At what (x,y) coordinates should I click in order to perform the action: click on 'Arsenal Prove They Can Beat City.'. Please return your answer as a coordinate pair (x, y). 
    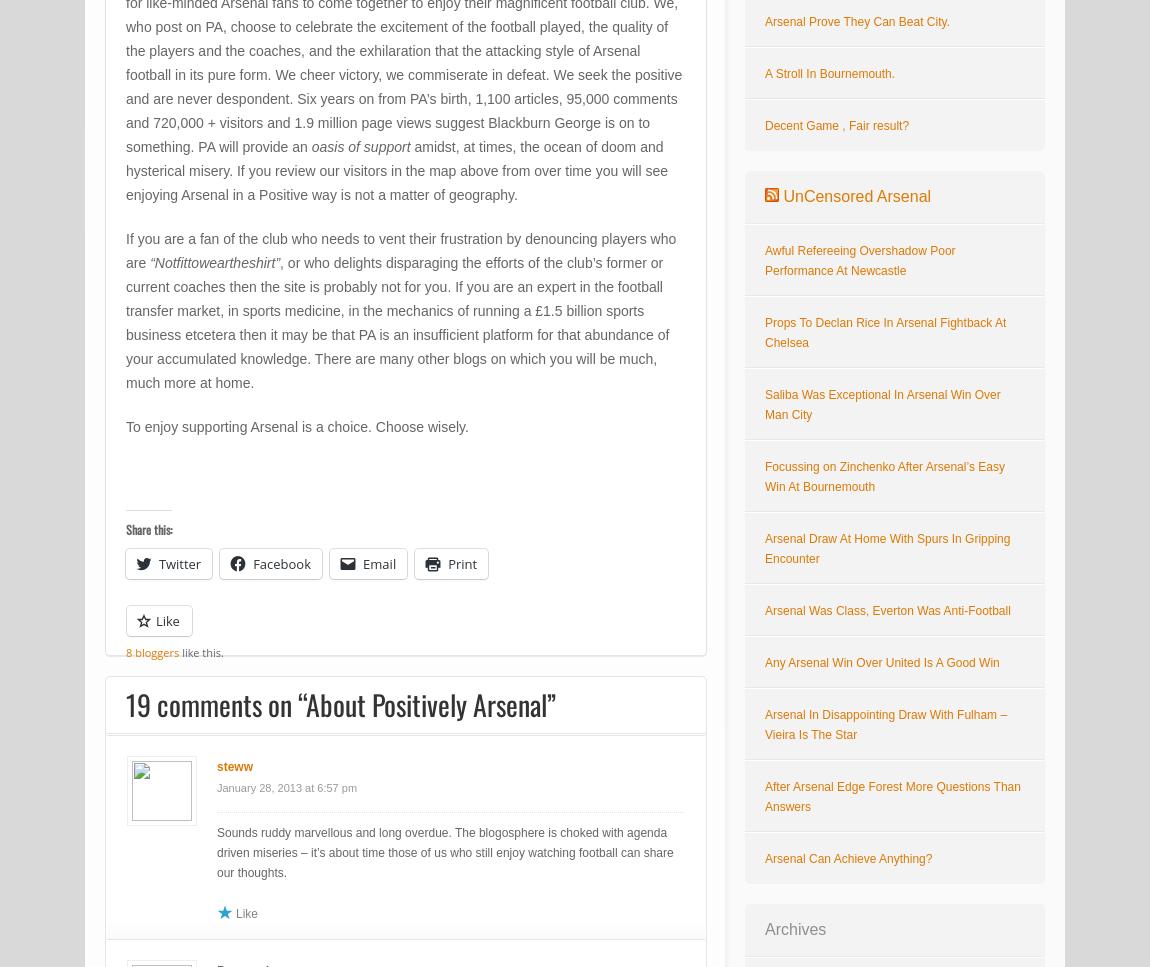
    Looking at the image, I should click on (855, 22).